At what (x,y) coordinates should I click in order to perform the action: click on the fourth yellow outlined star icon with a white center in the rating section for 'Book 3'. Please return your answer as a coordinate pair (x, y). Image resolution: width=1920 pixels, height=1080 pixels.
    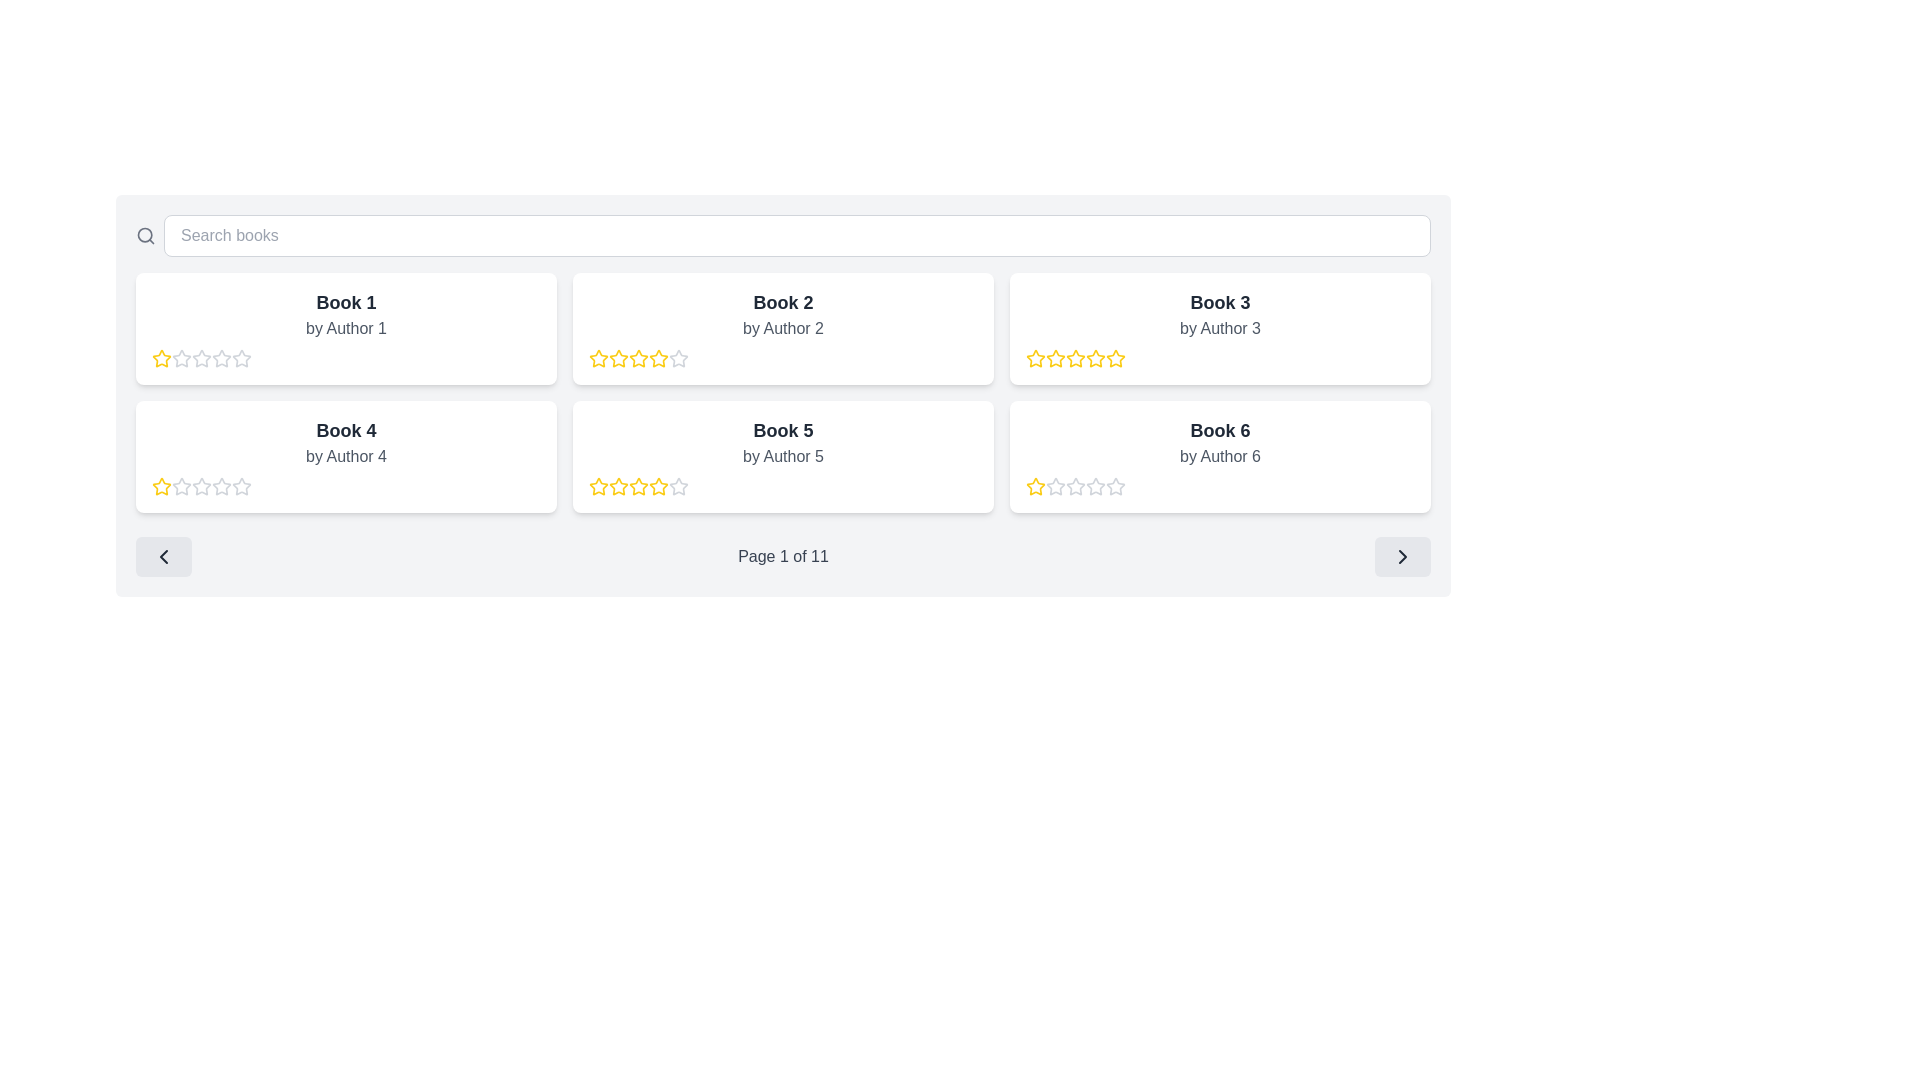
    Looking at the image, I should click on (1074, 357).